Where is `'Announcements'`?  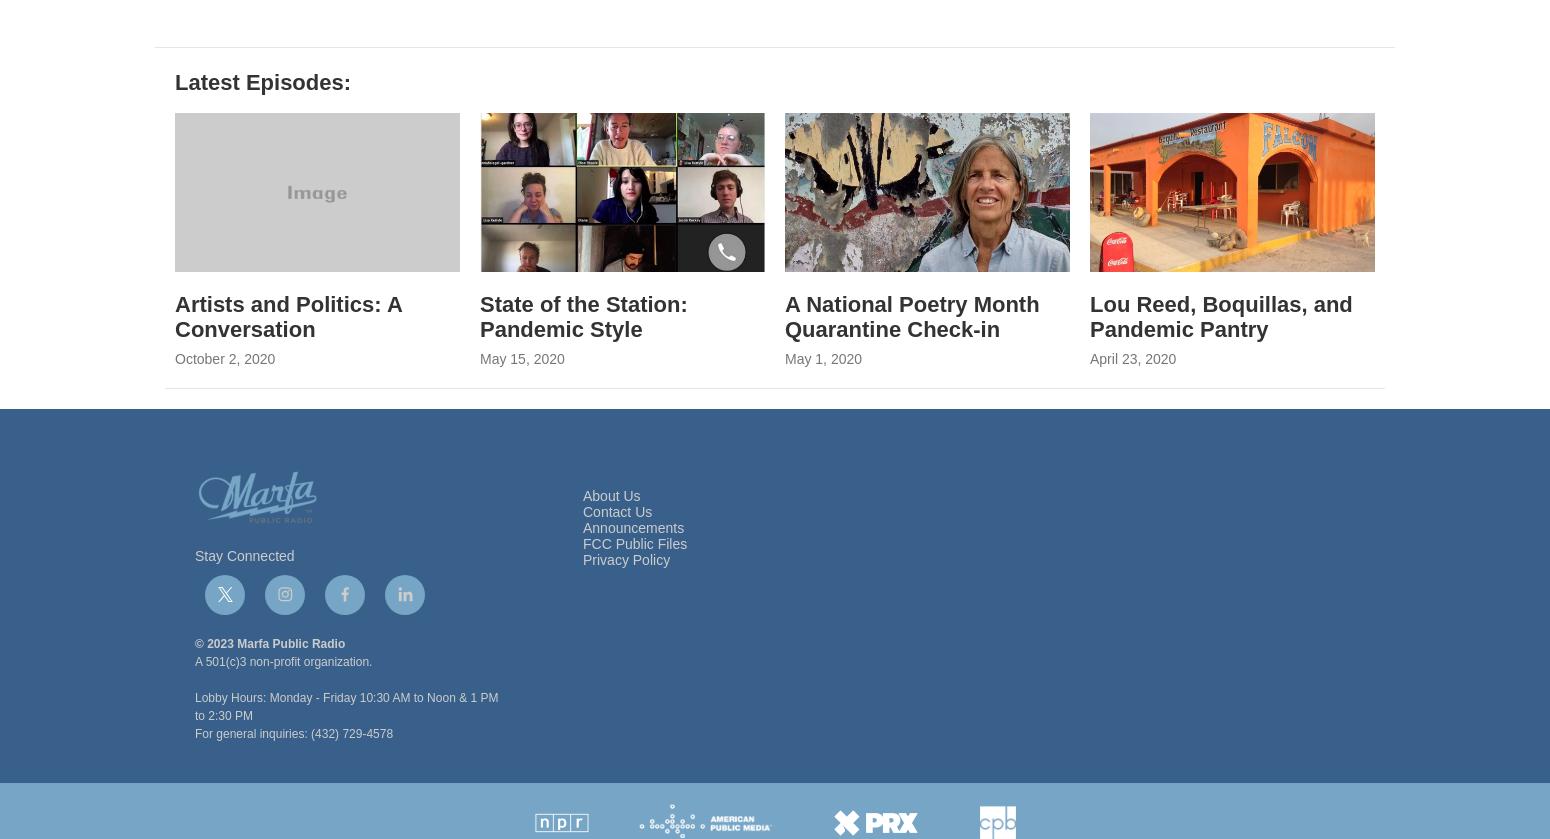 'Announcements' is located at coordinates (632, 575).